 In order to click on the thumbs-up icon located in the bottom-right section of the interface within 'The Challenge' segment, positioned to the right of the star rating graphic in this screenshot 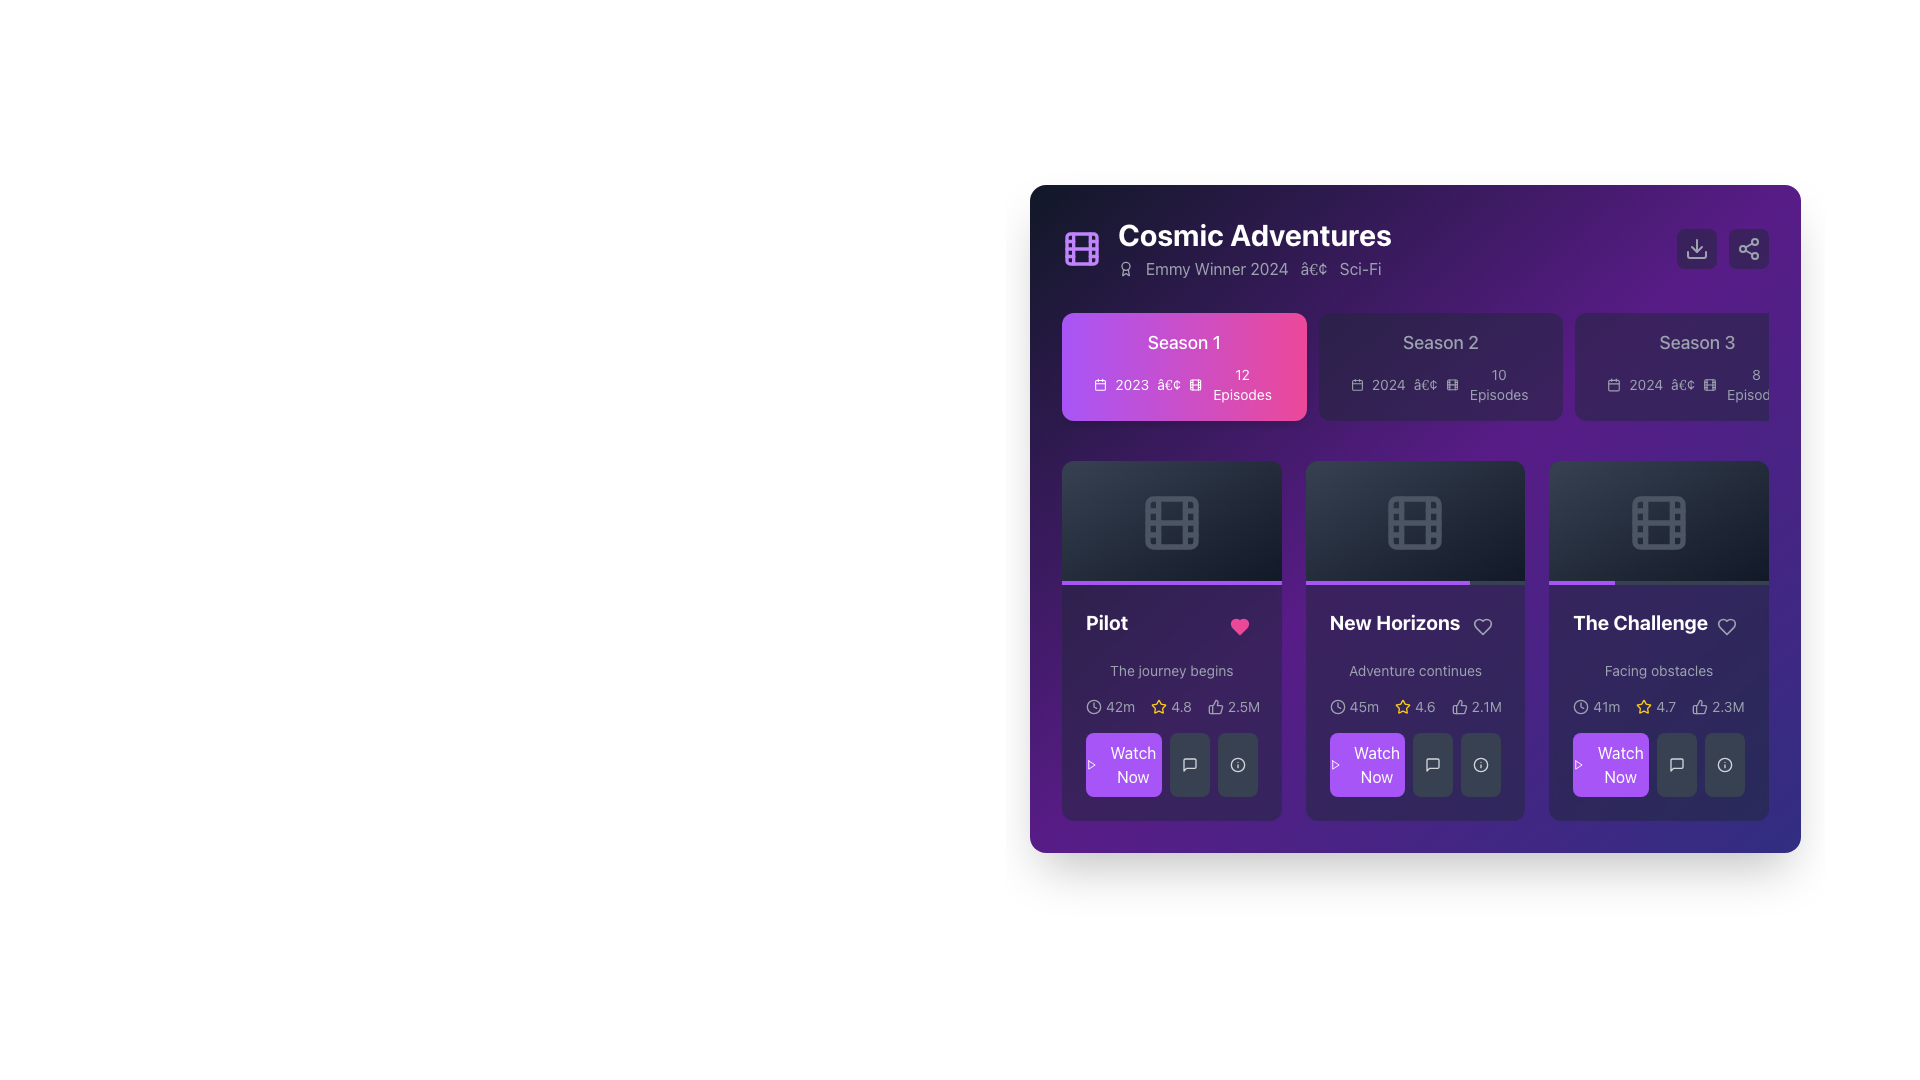, I will do `click(1699, 705)`.